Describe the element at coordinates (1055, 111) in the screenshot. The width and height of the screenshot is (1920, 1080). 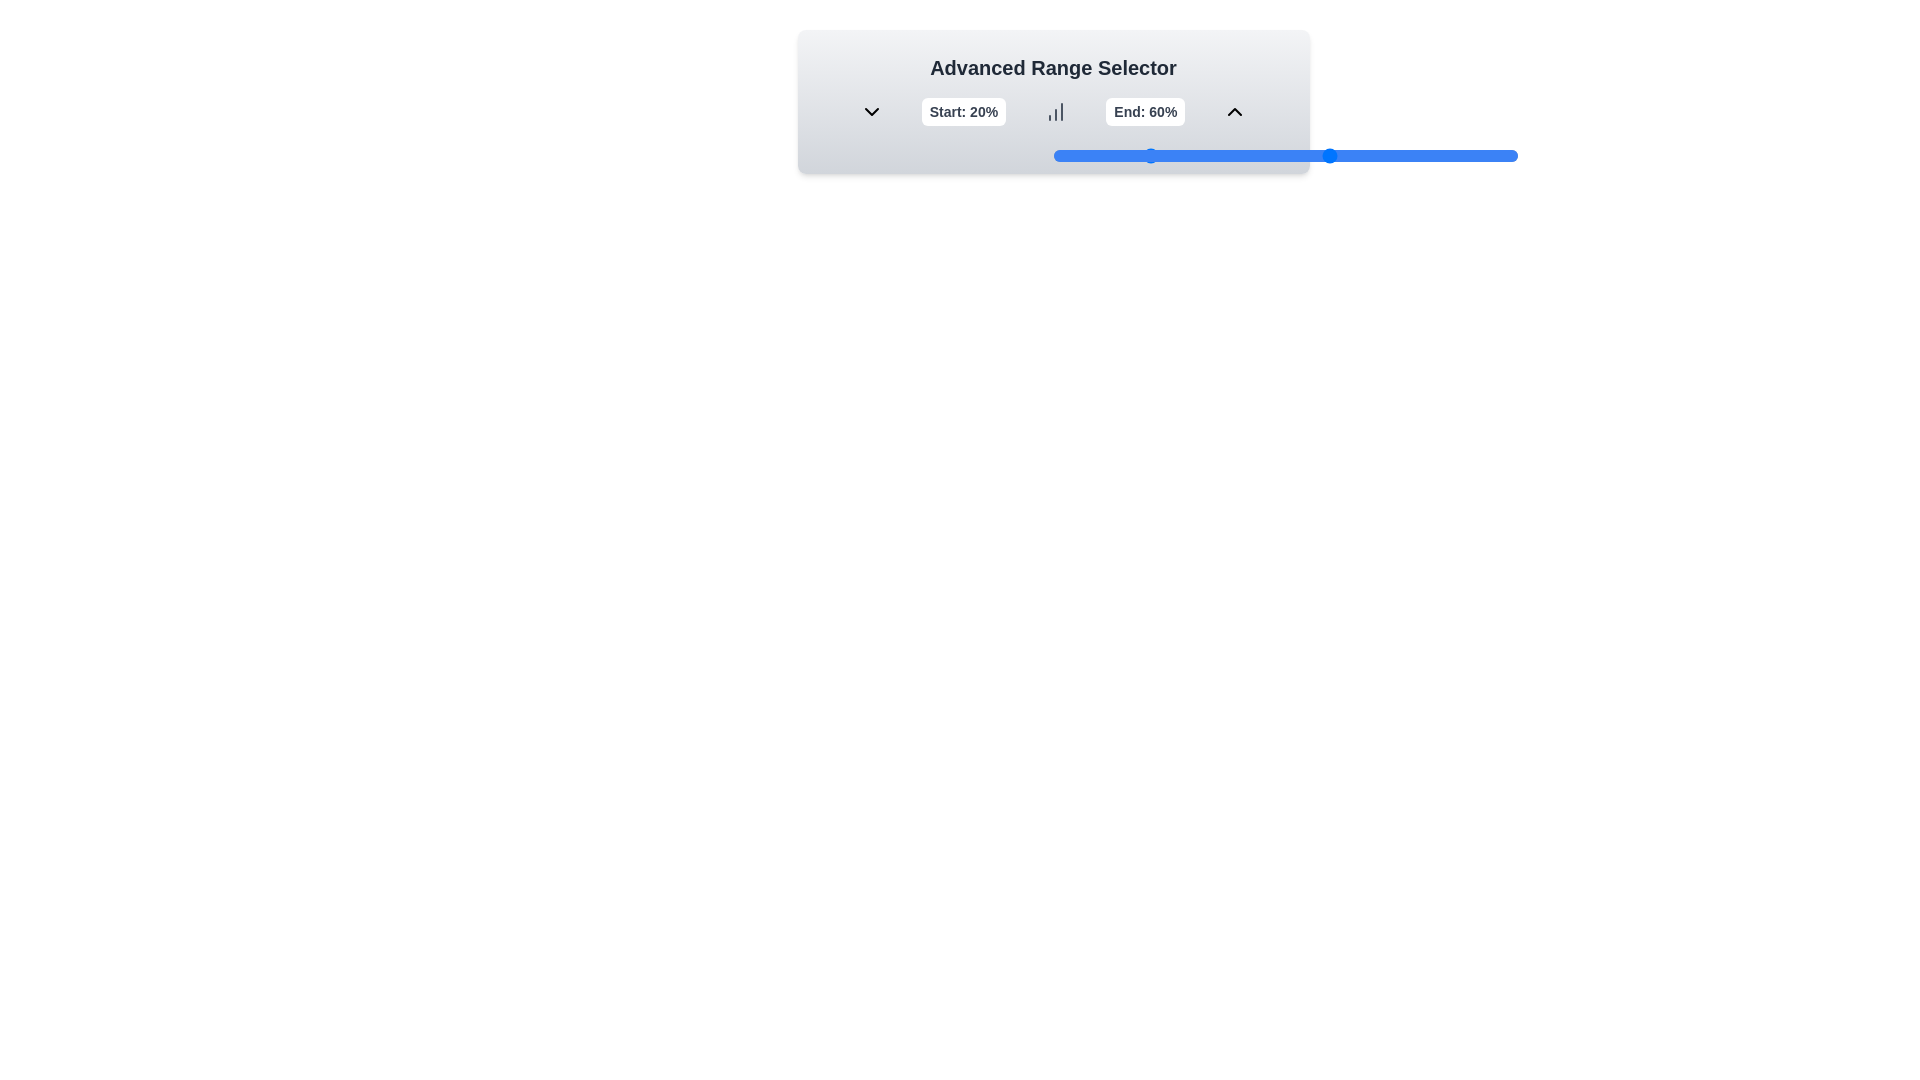
I see `the BarChart icon to observe it` at that location.